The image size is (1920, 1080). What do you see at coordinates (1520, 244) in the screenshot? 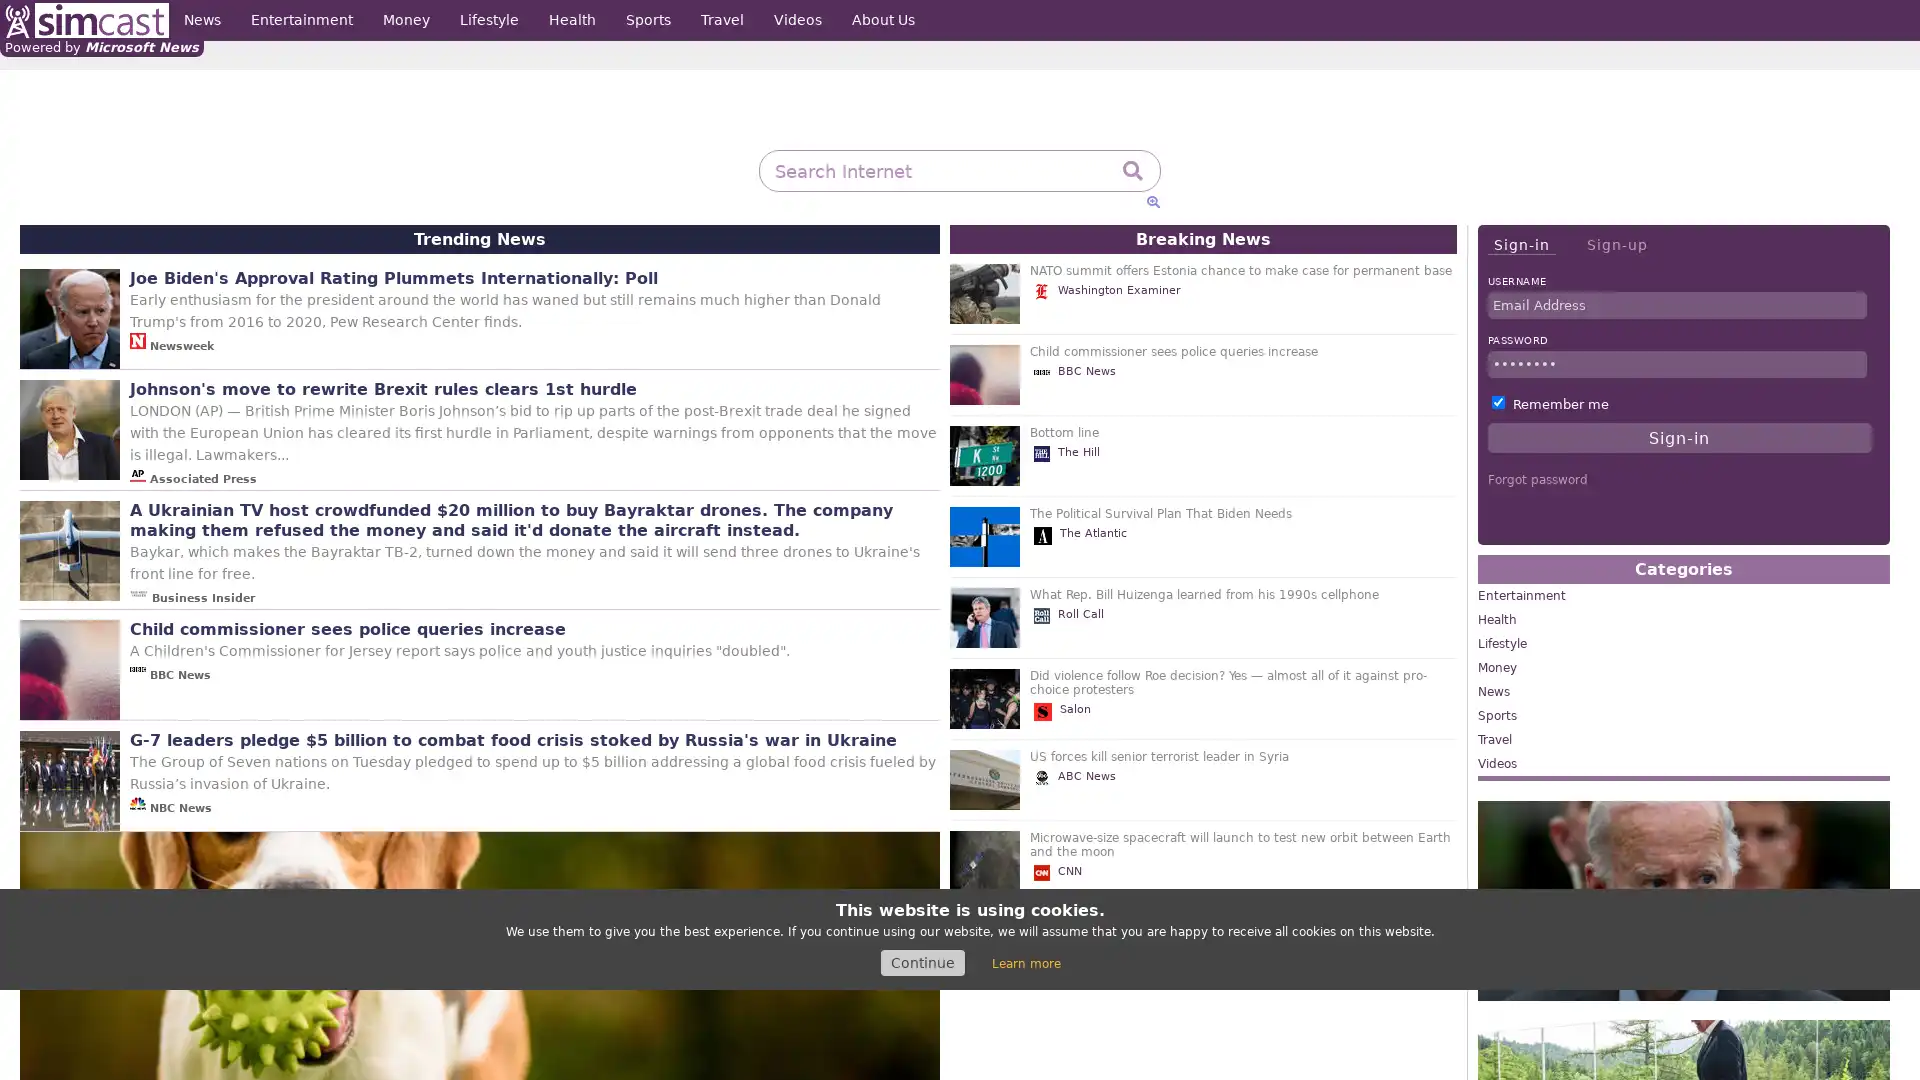
I see `Sign-in` at bounding box center [1520, 244].